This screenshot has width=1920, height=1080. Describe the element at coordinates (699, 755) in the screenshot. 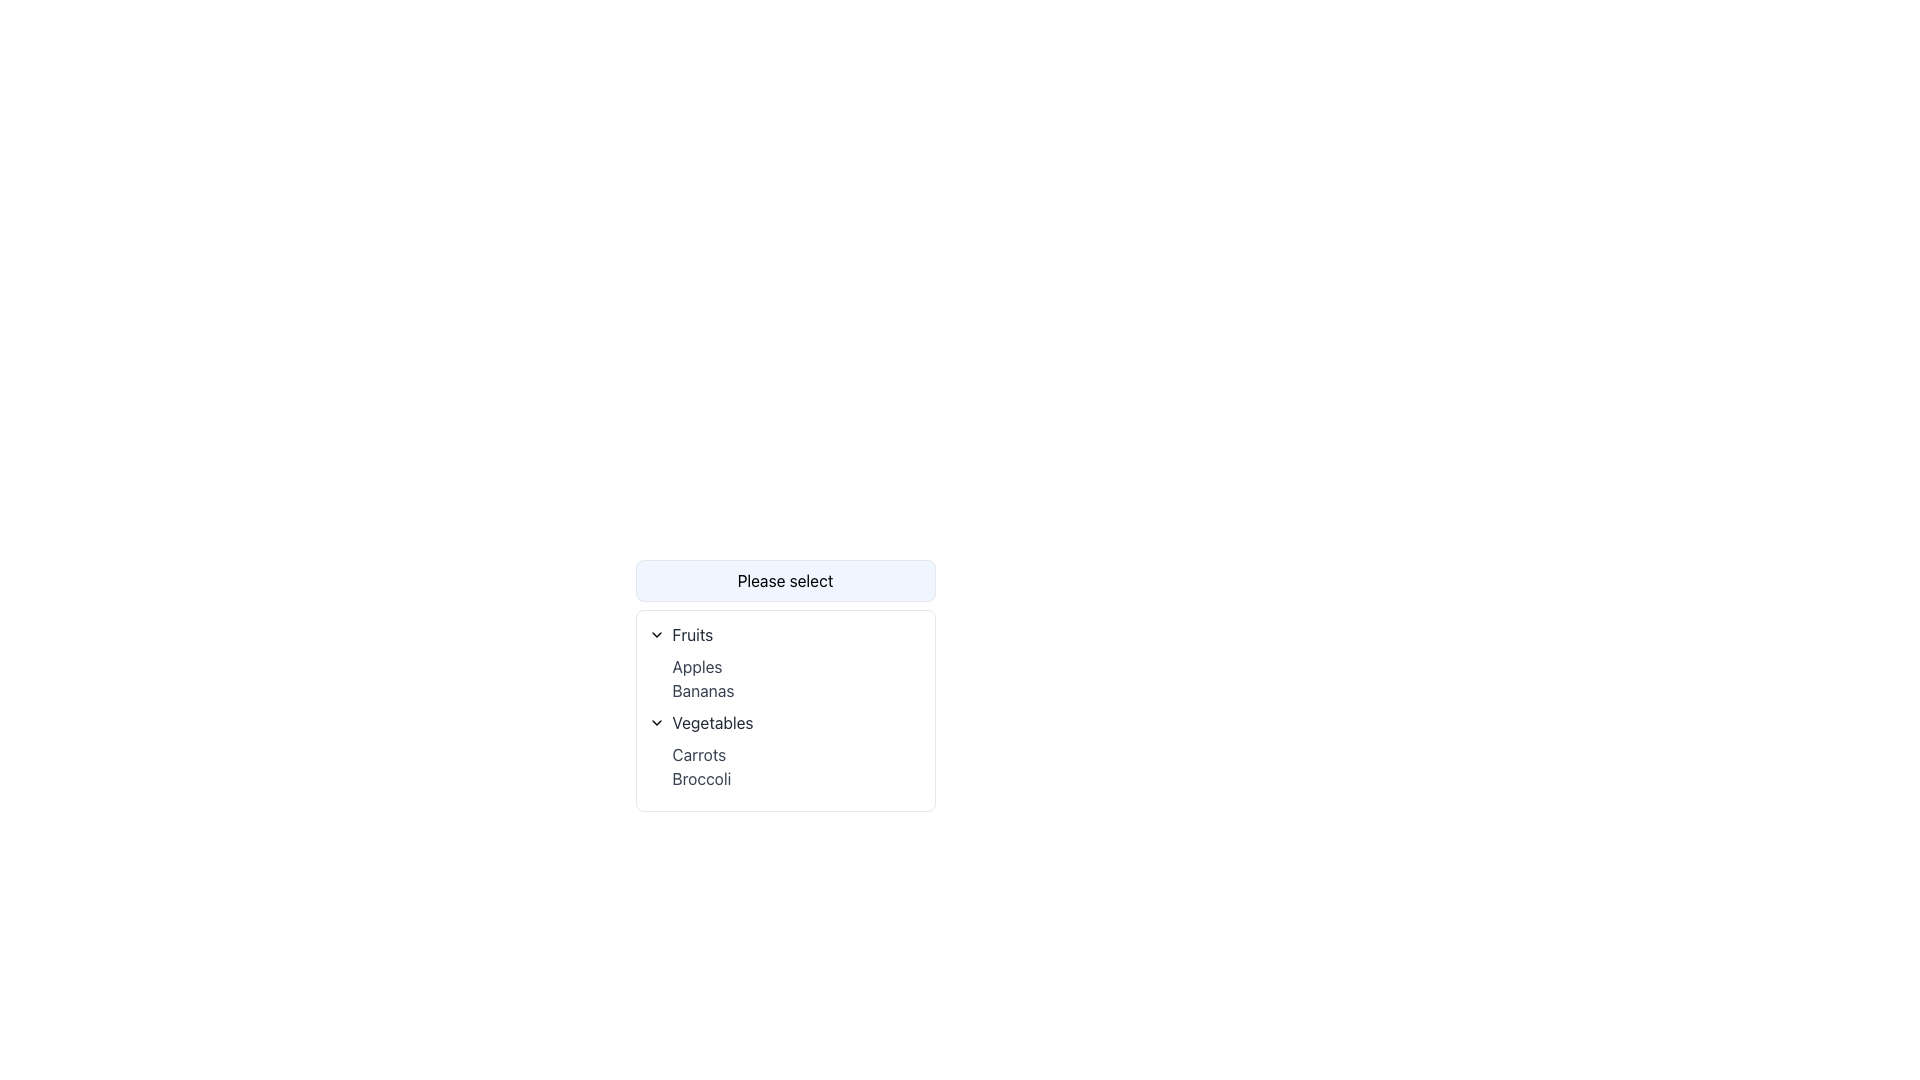

I see `the first label in the 'Vegetables' section of the dropdown menu` at that location.